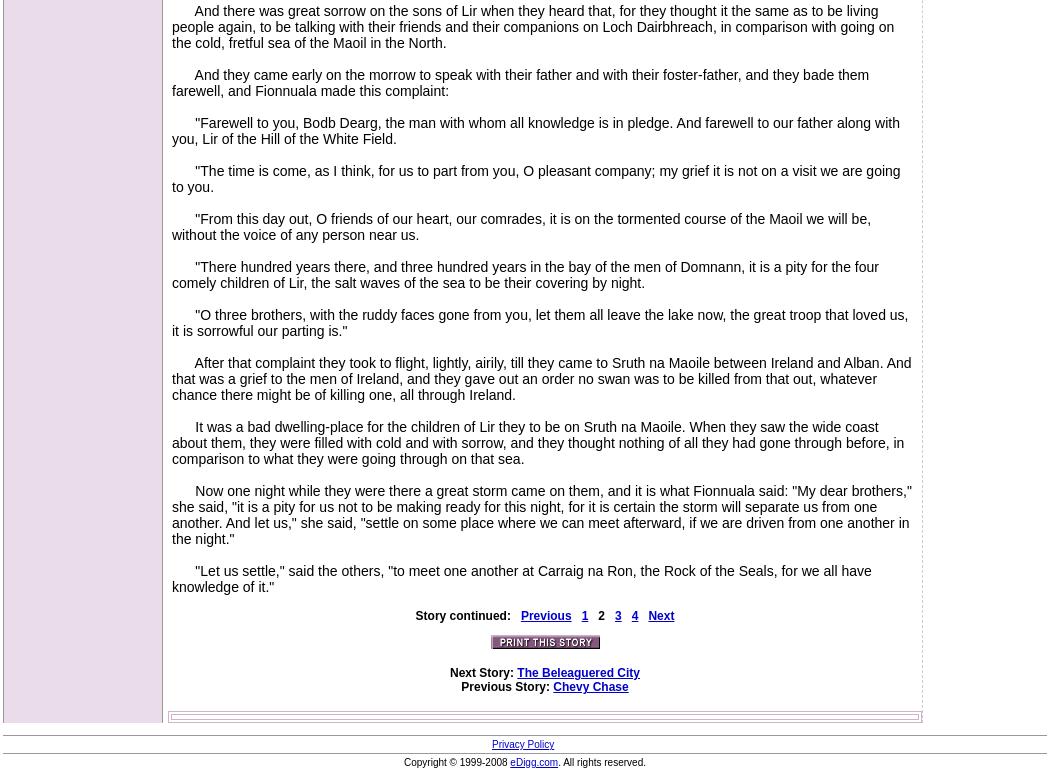 The width and height of the screenshot is (1050, 778). I want to click on '2', so click(601, 615).